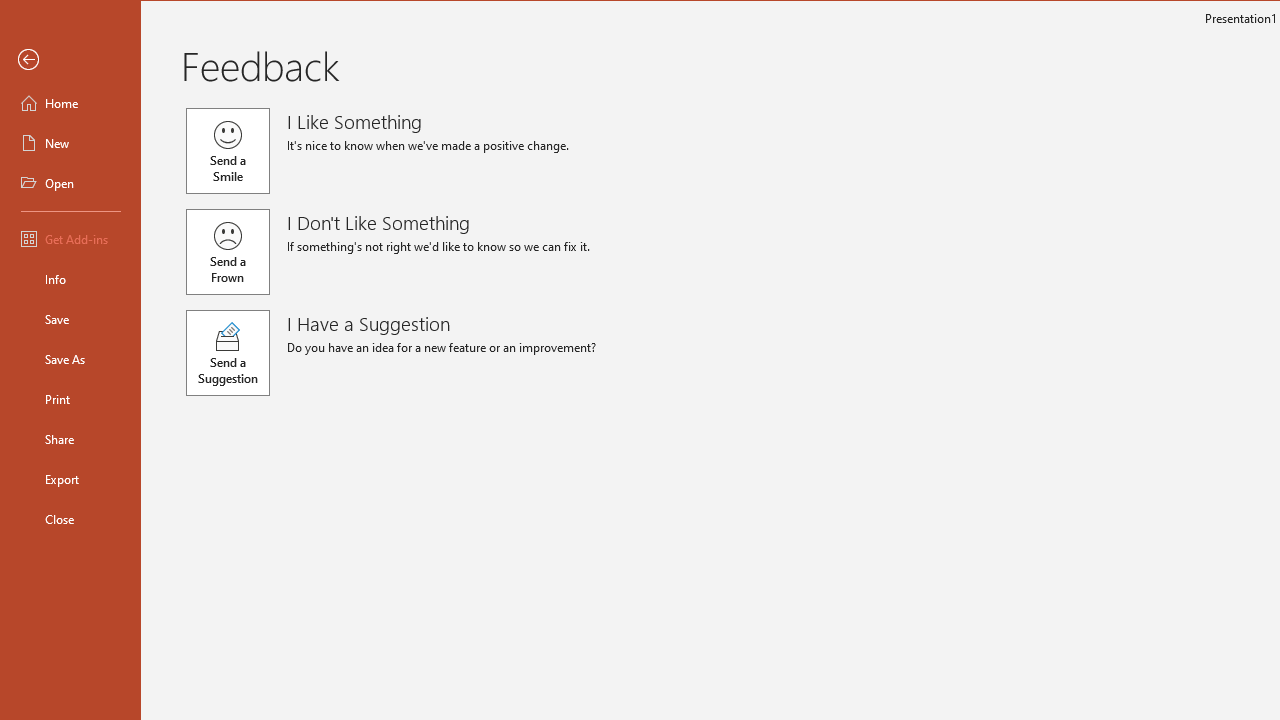 The height and width of the screenshot is (720, 1280). Describe the element at coordinates (227, 149) in the screenshot. I see `'Send a Smile'` at that location.